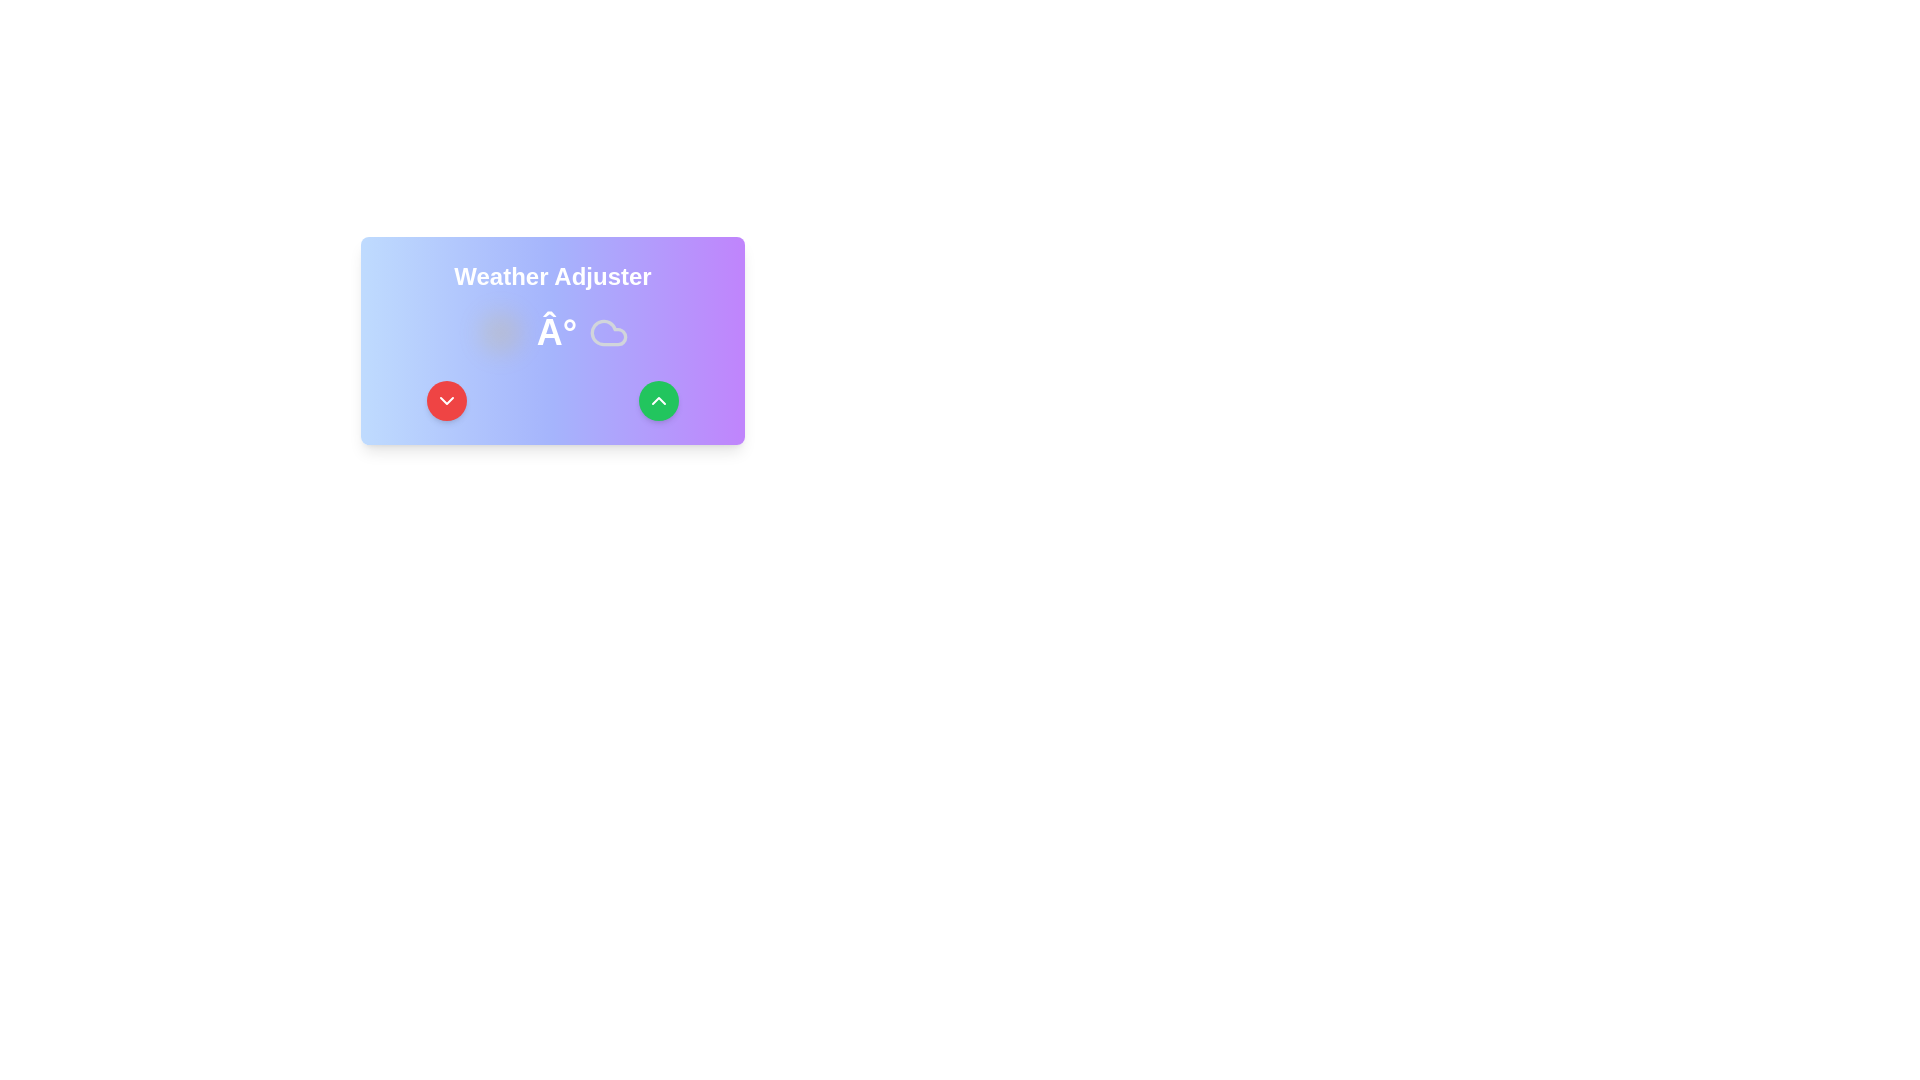  I want to click on the cloud-shaped vector graphic within the 'Weather Adjuster' interface, so click(608, 331).